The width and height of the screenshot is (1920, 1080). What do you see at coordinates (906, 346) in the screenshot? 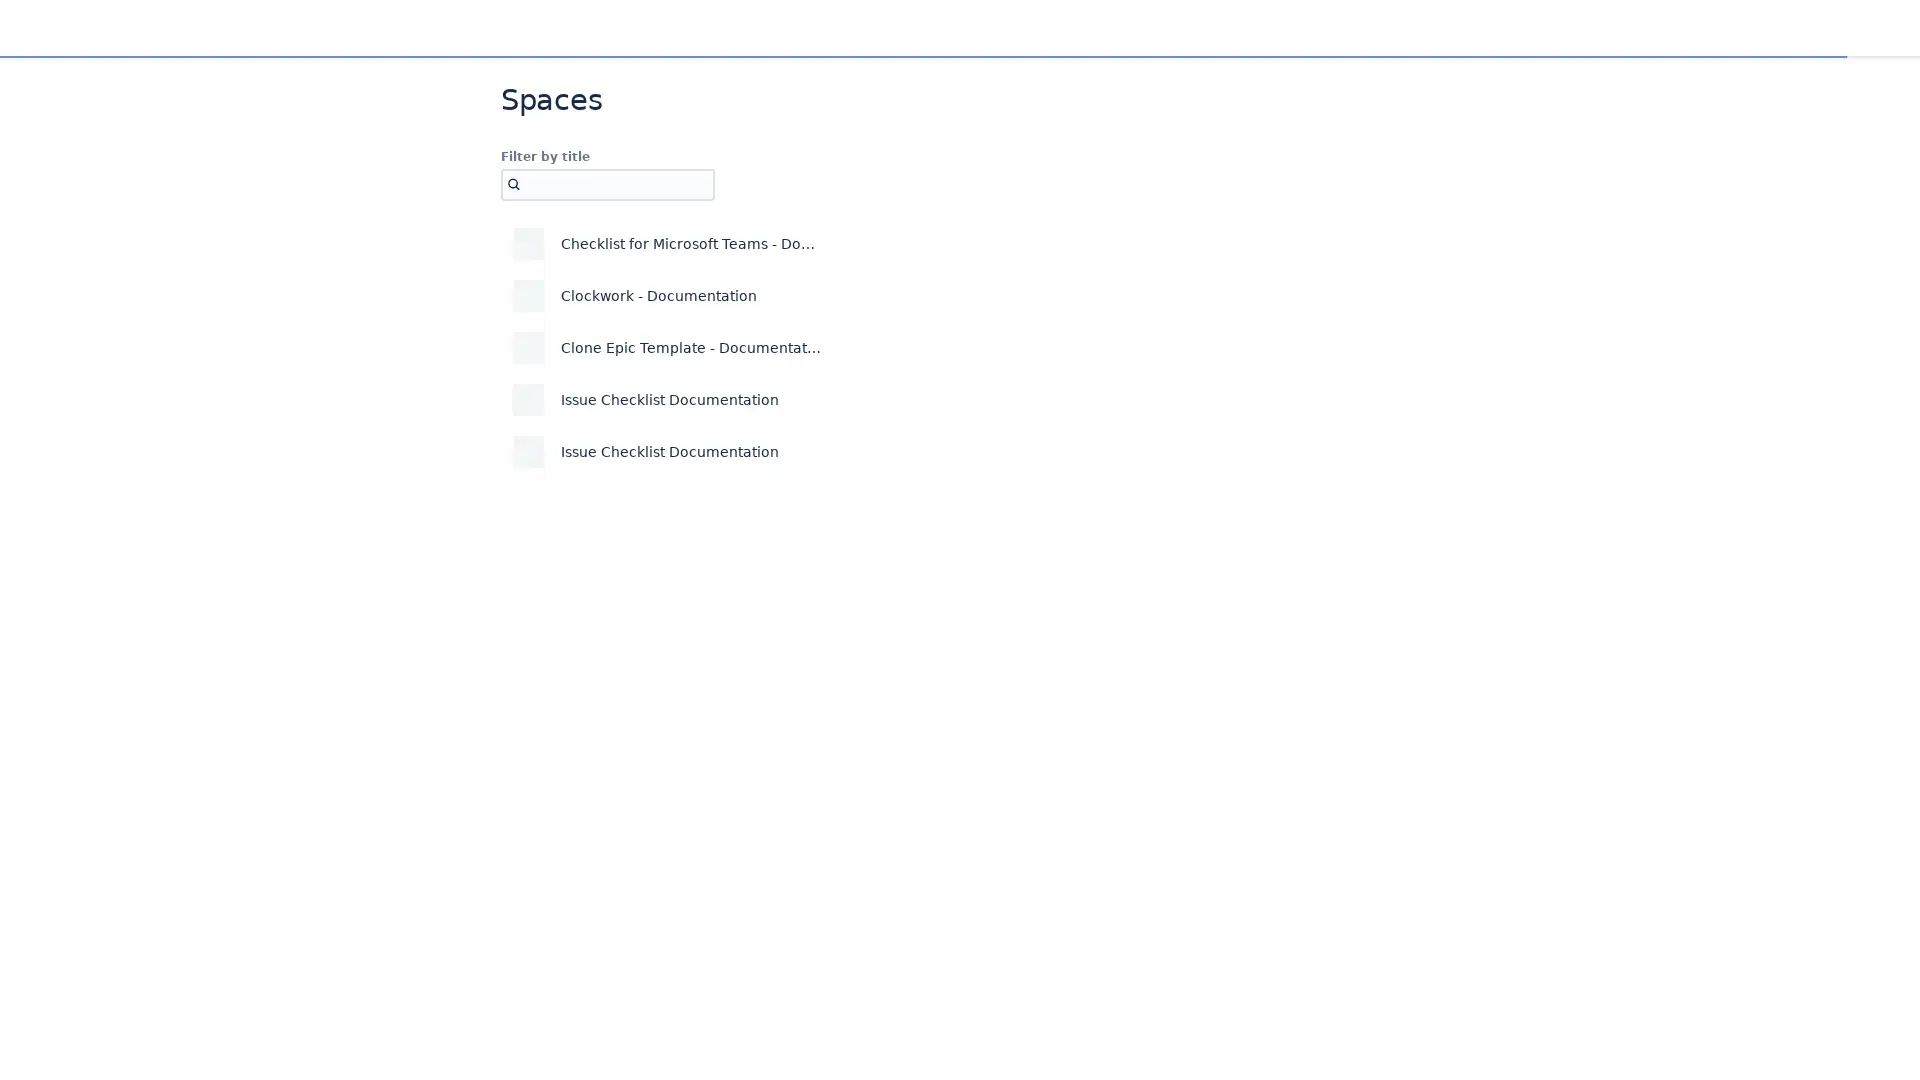
I see `documentation` at bounding box center [906, 346].